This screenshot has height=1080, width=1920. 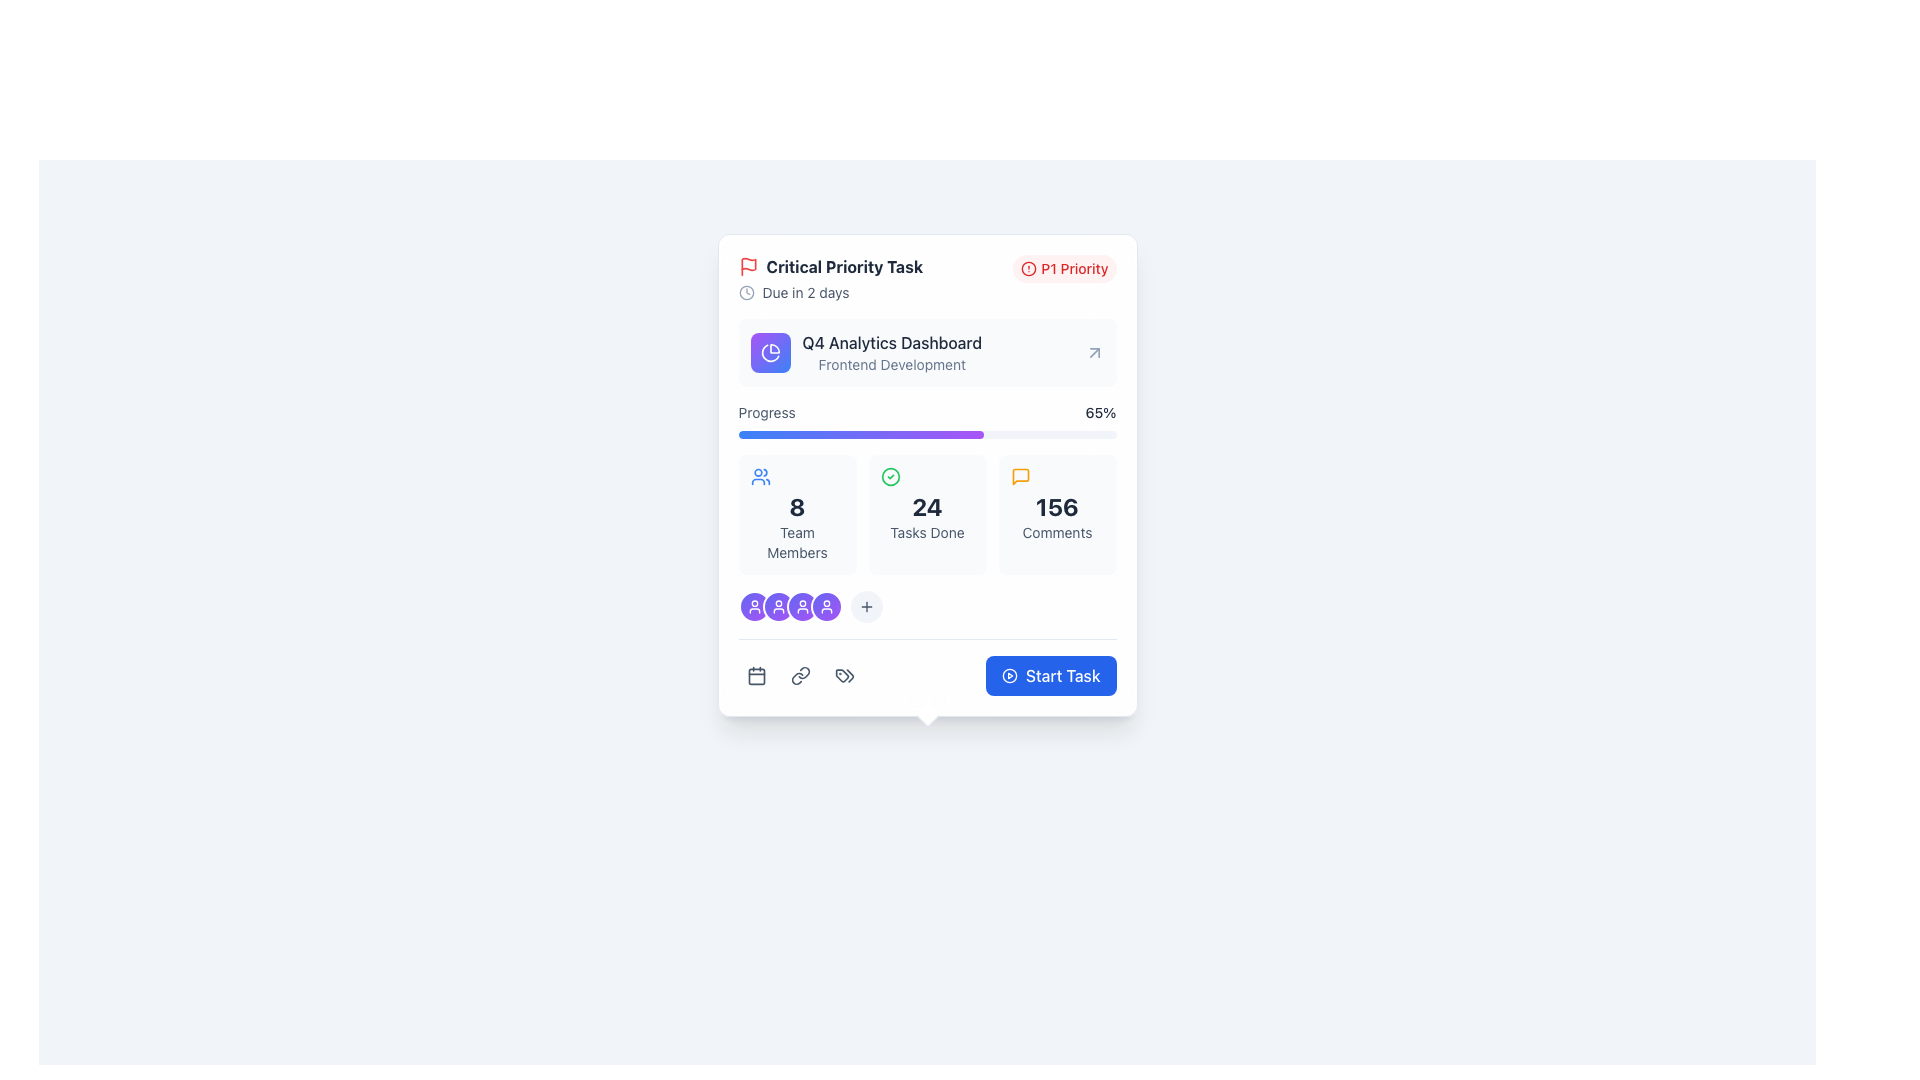 What do you see at coordinates (1009, 675) in the screenshot?
I see `the circular SVG graphic component which signifies an interactive or decorative purpose within the user interface` at bounding box center [1009, 675].